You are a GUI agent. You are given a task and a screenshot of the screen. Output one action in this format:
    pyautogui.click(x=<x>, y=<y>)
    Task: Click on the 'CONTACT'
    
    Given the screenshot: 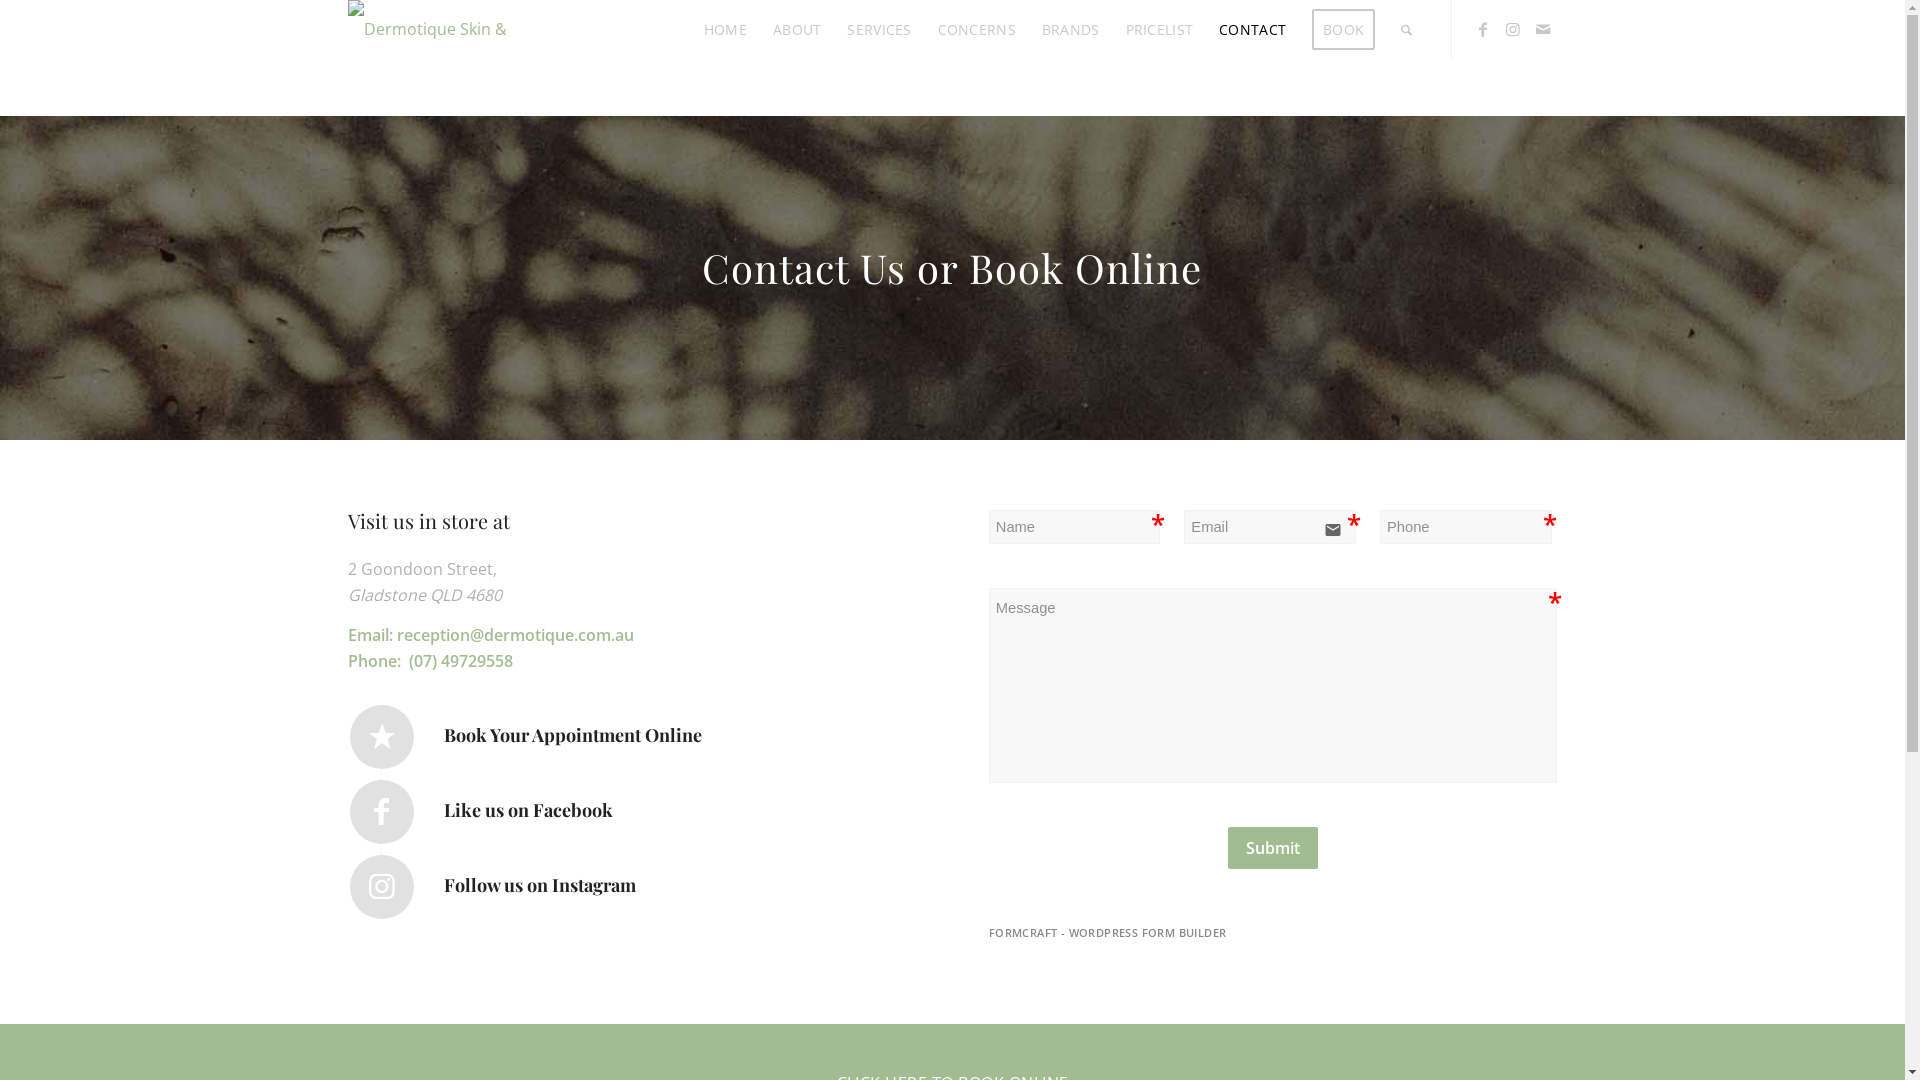 What is the action you would take?
    pyautogui.click(x=1251, y=29)
    